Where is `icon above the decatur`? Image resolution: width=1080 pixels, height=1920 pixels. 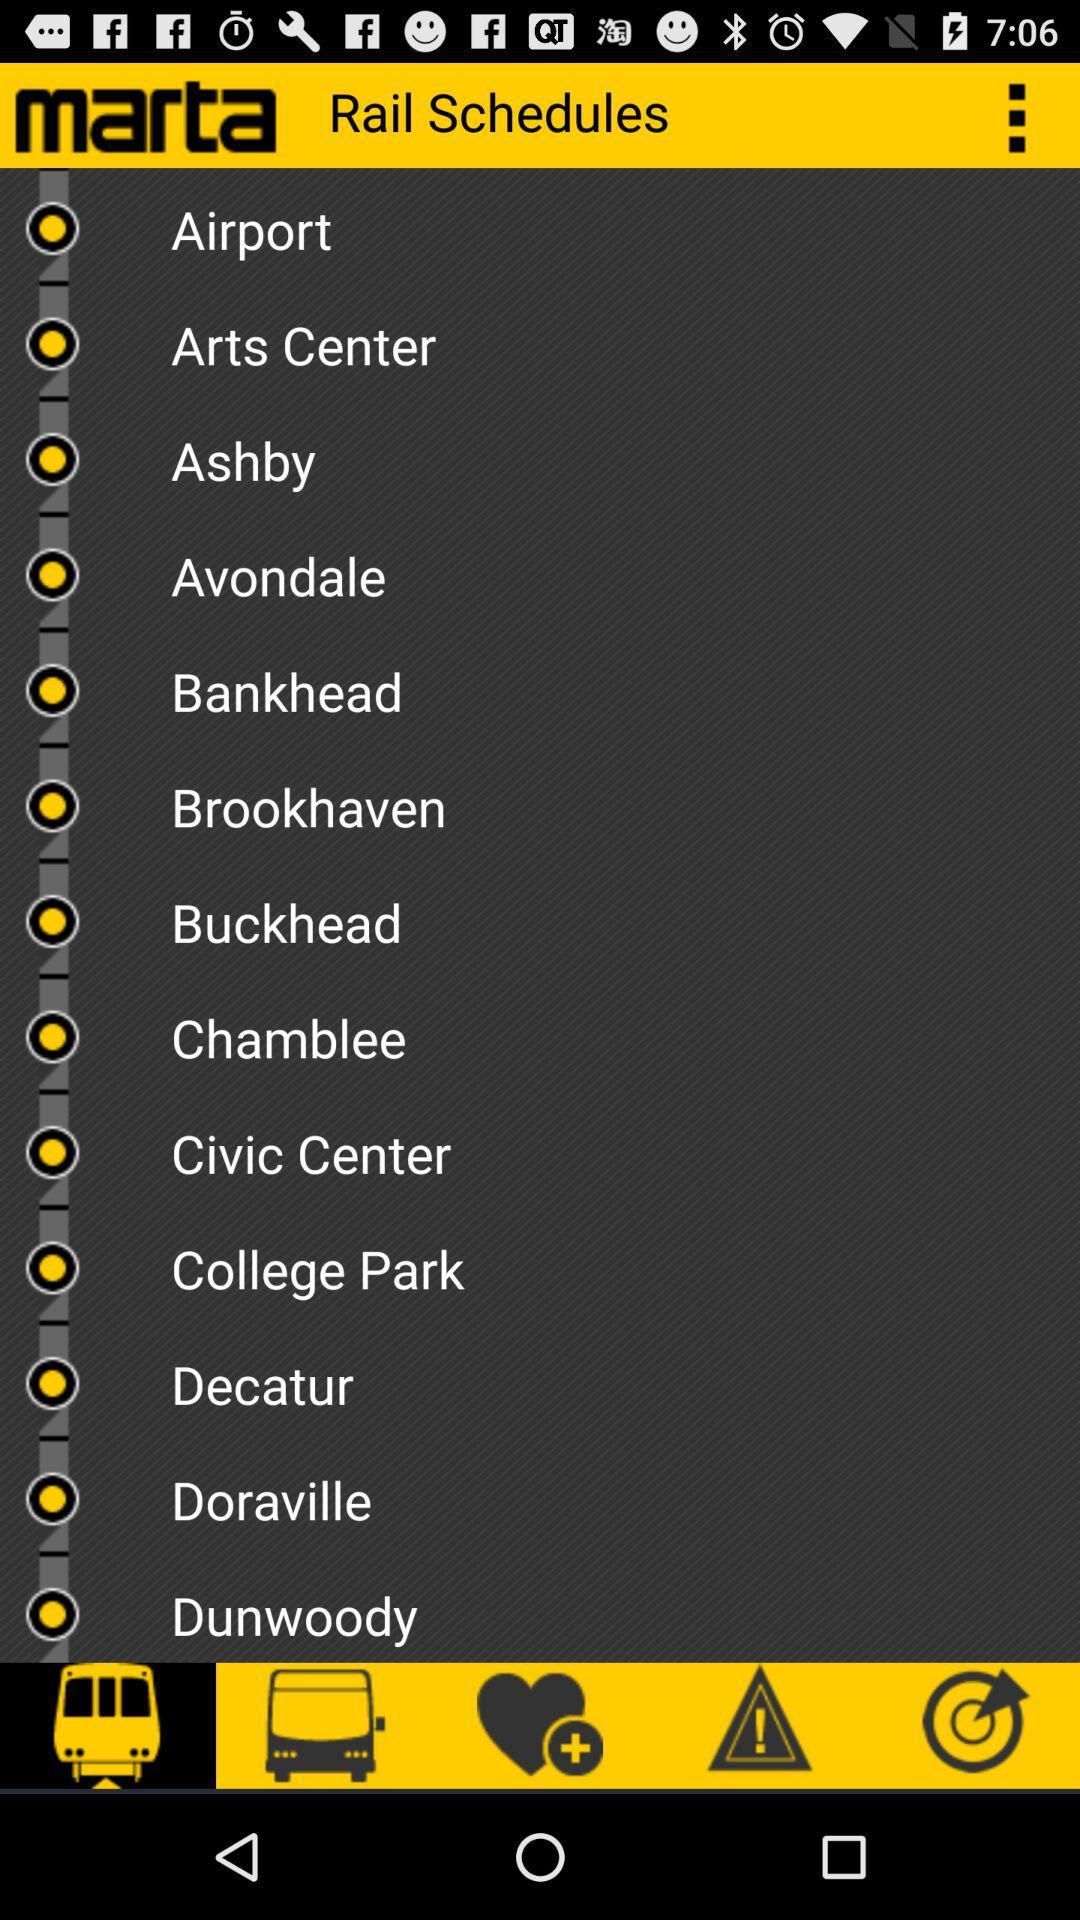
icon above the decatur is located at coordinates (624, 1261).